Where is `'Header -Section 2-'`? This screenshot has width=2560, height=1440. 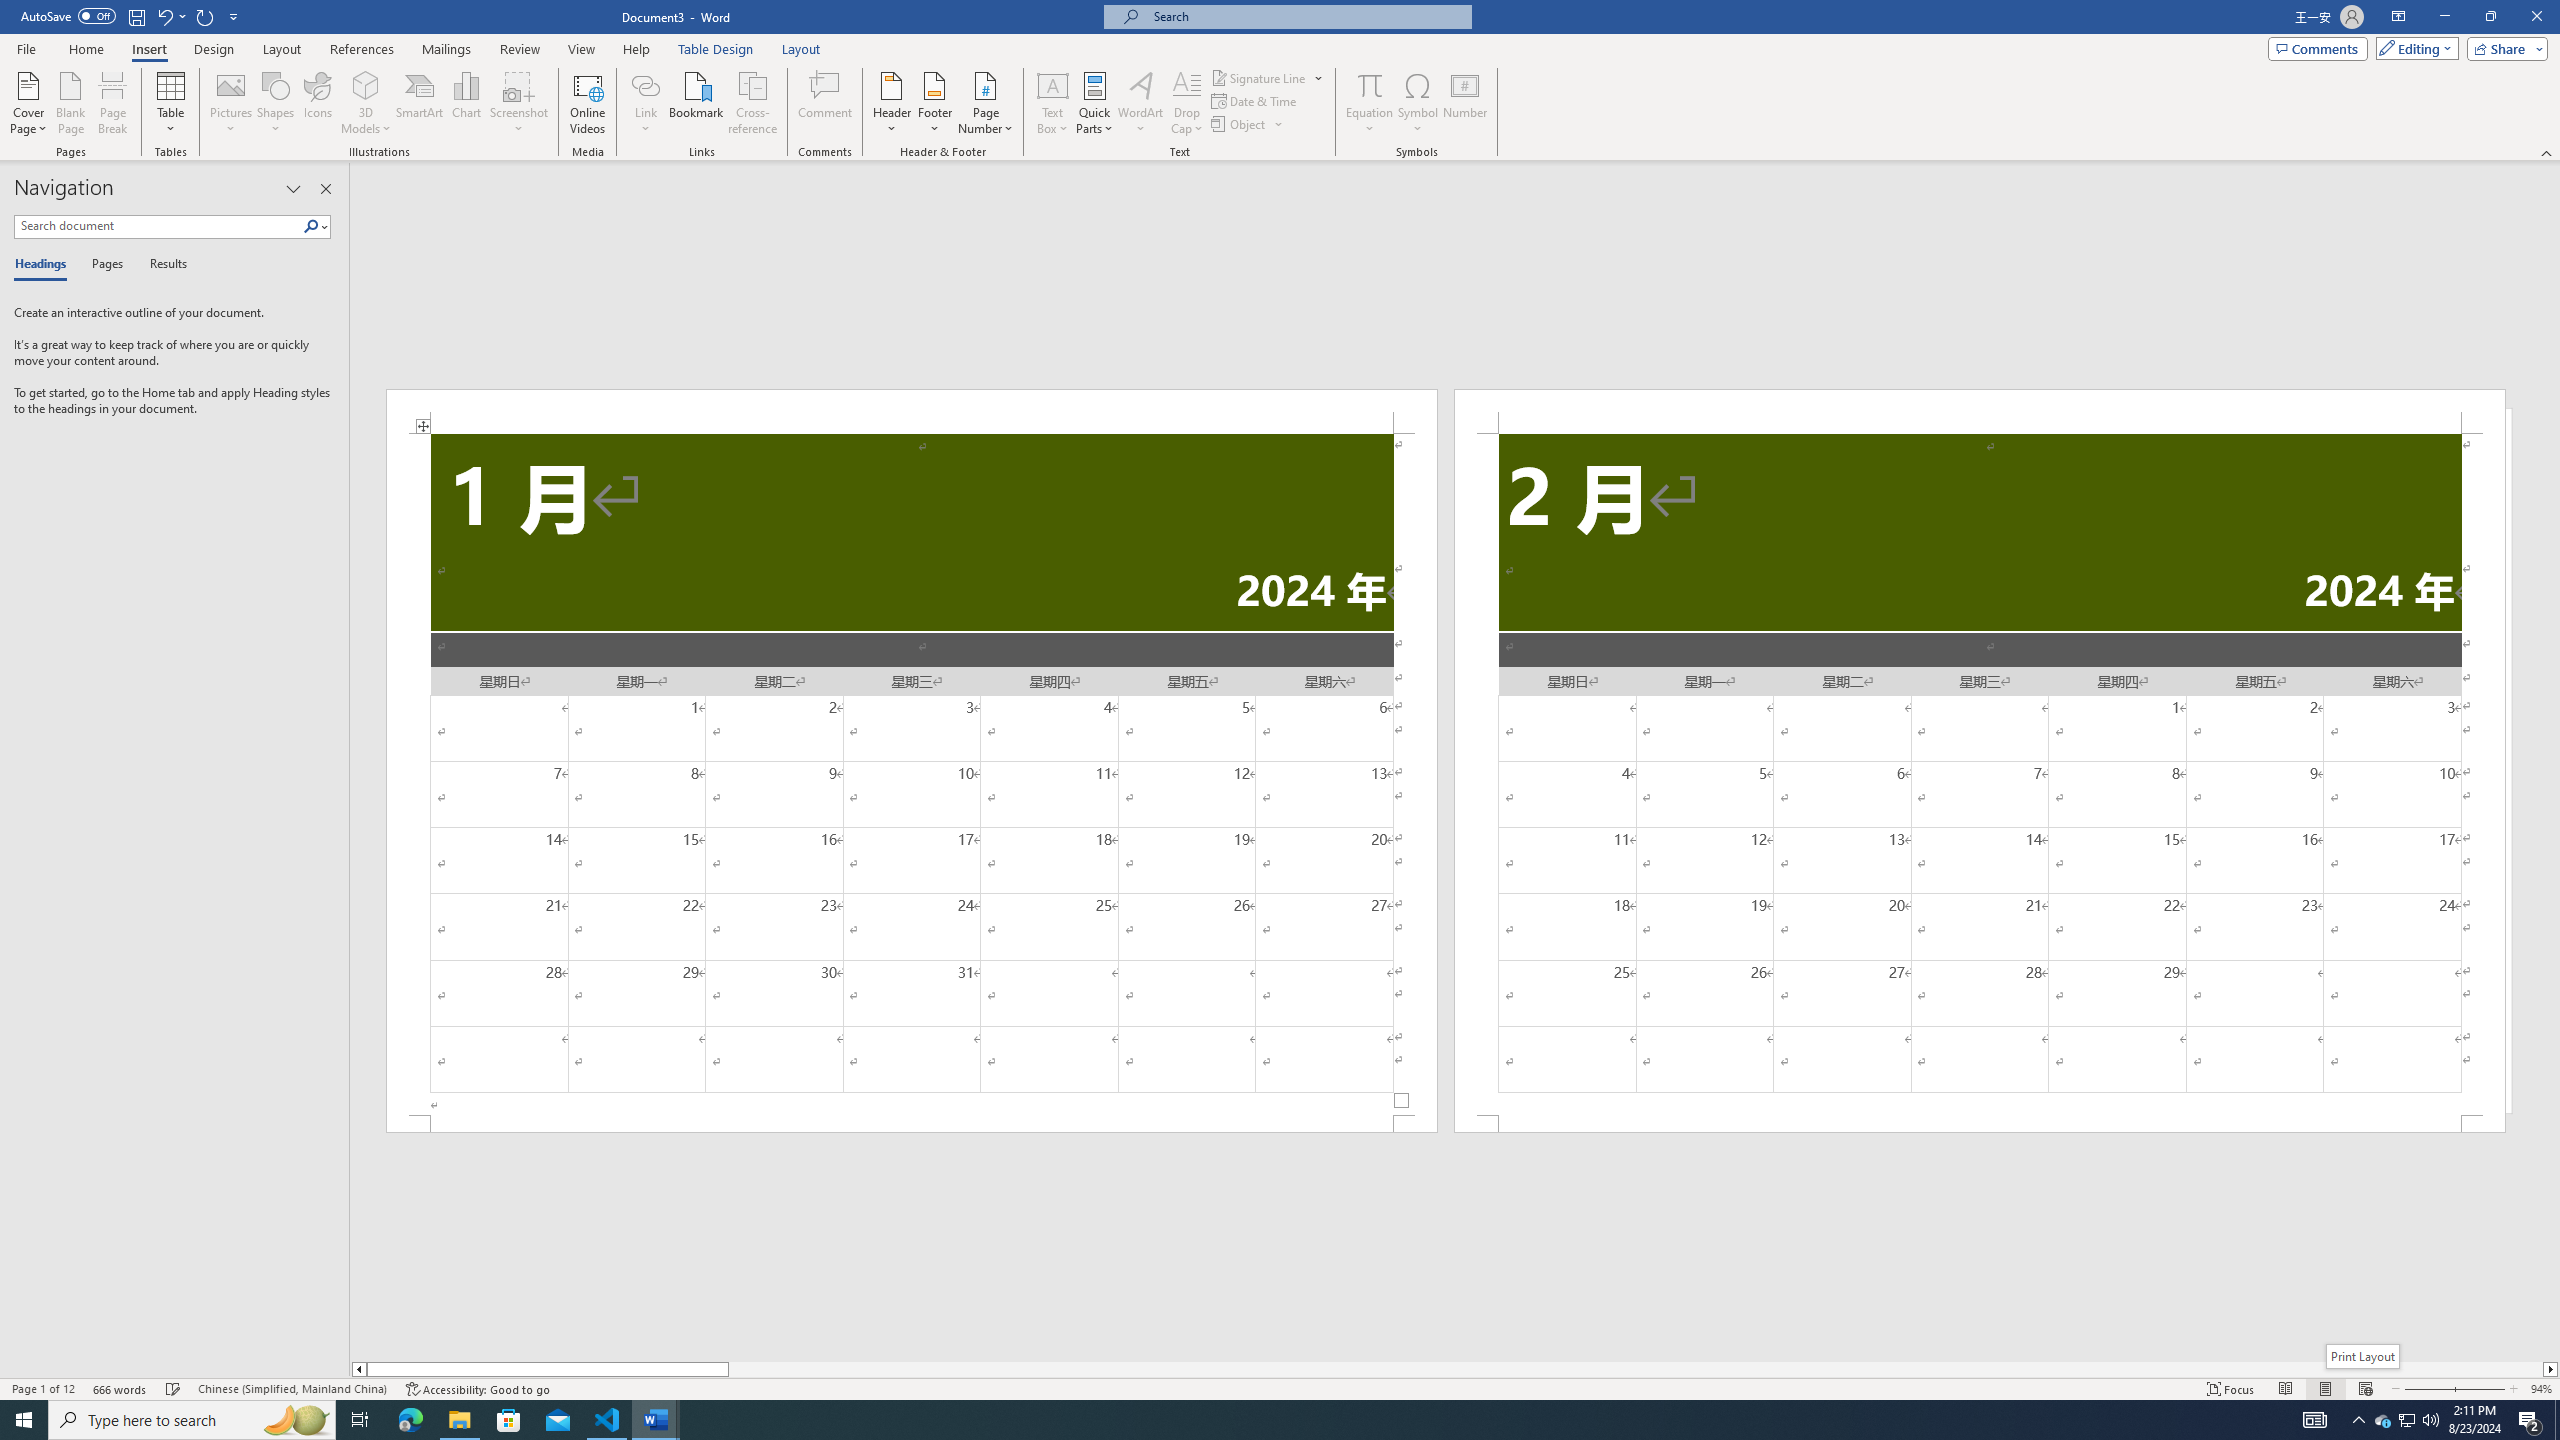 'Header -Section 2-' is located at coordinates (1980, 410).